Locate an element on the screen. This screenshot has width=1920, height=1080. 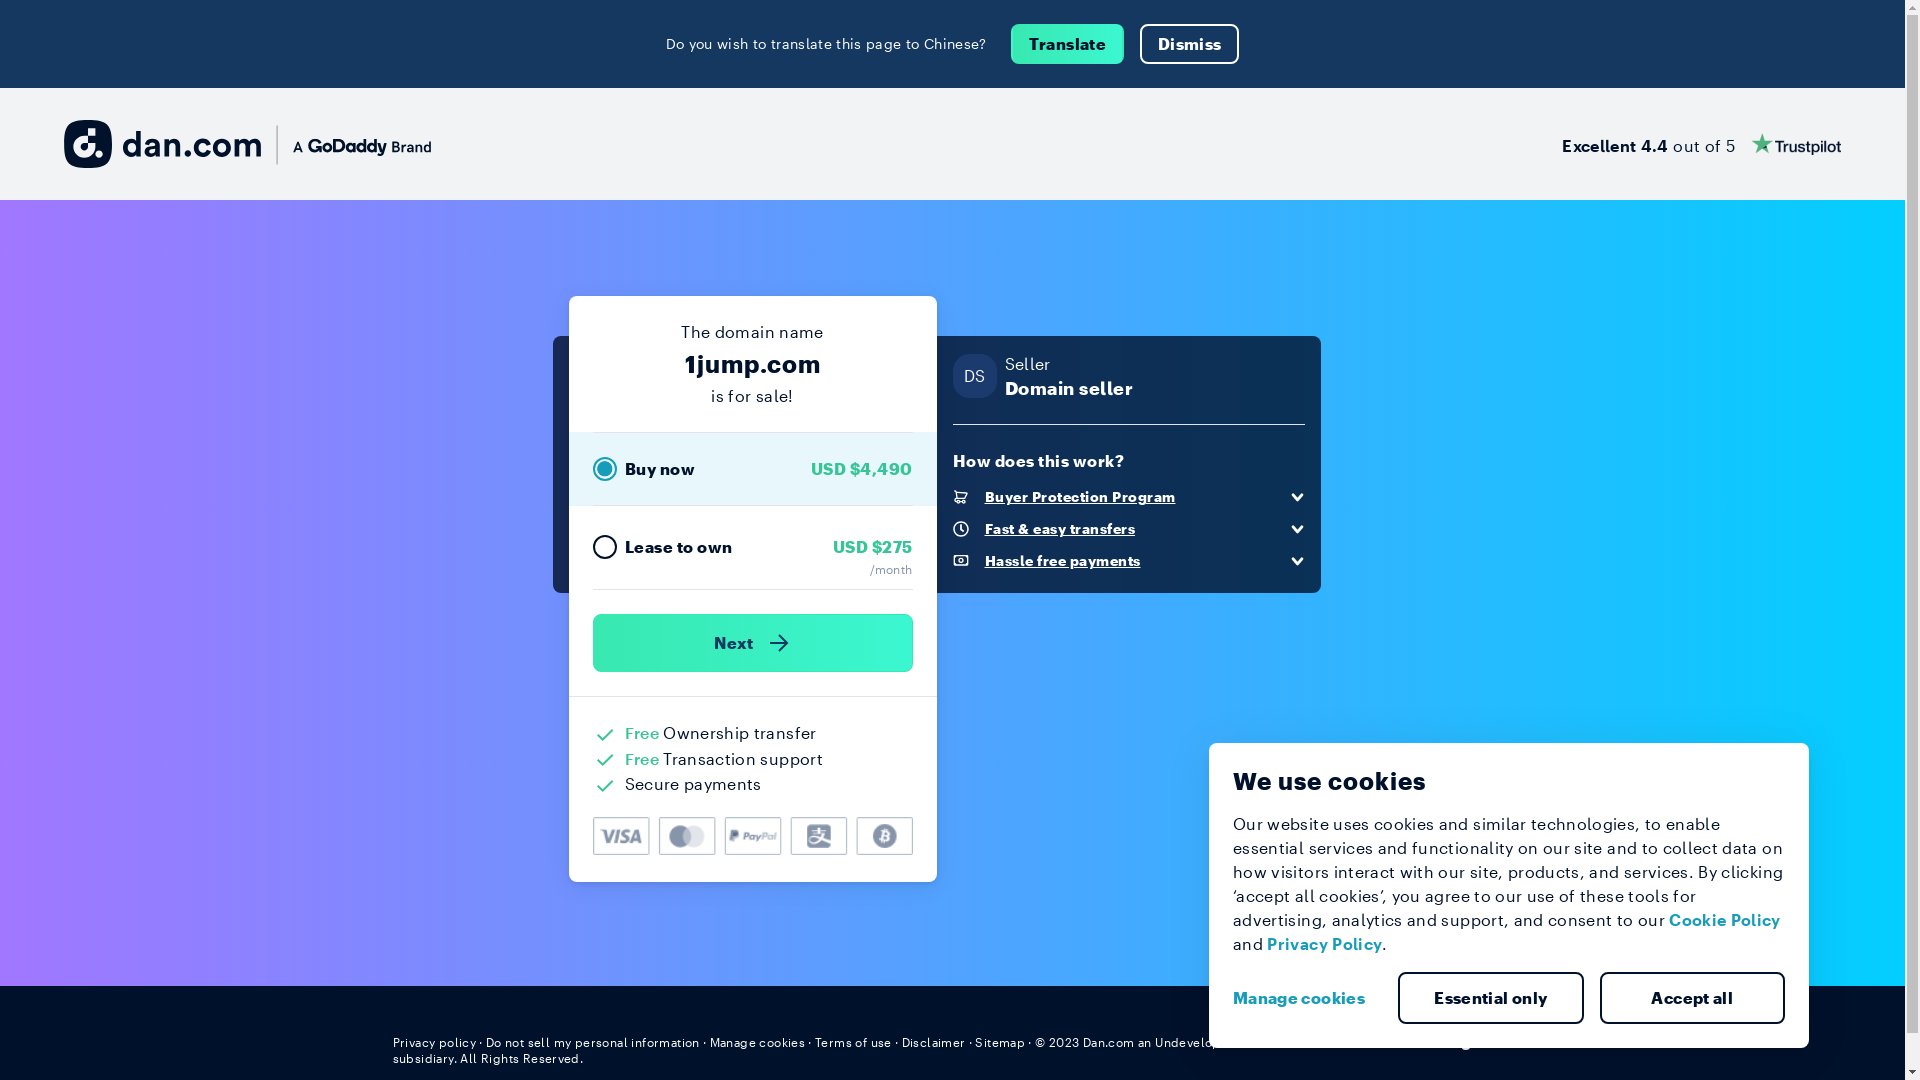
'Terms of use' is located at coordinates (853, 1040).